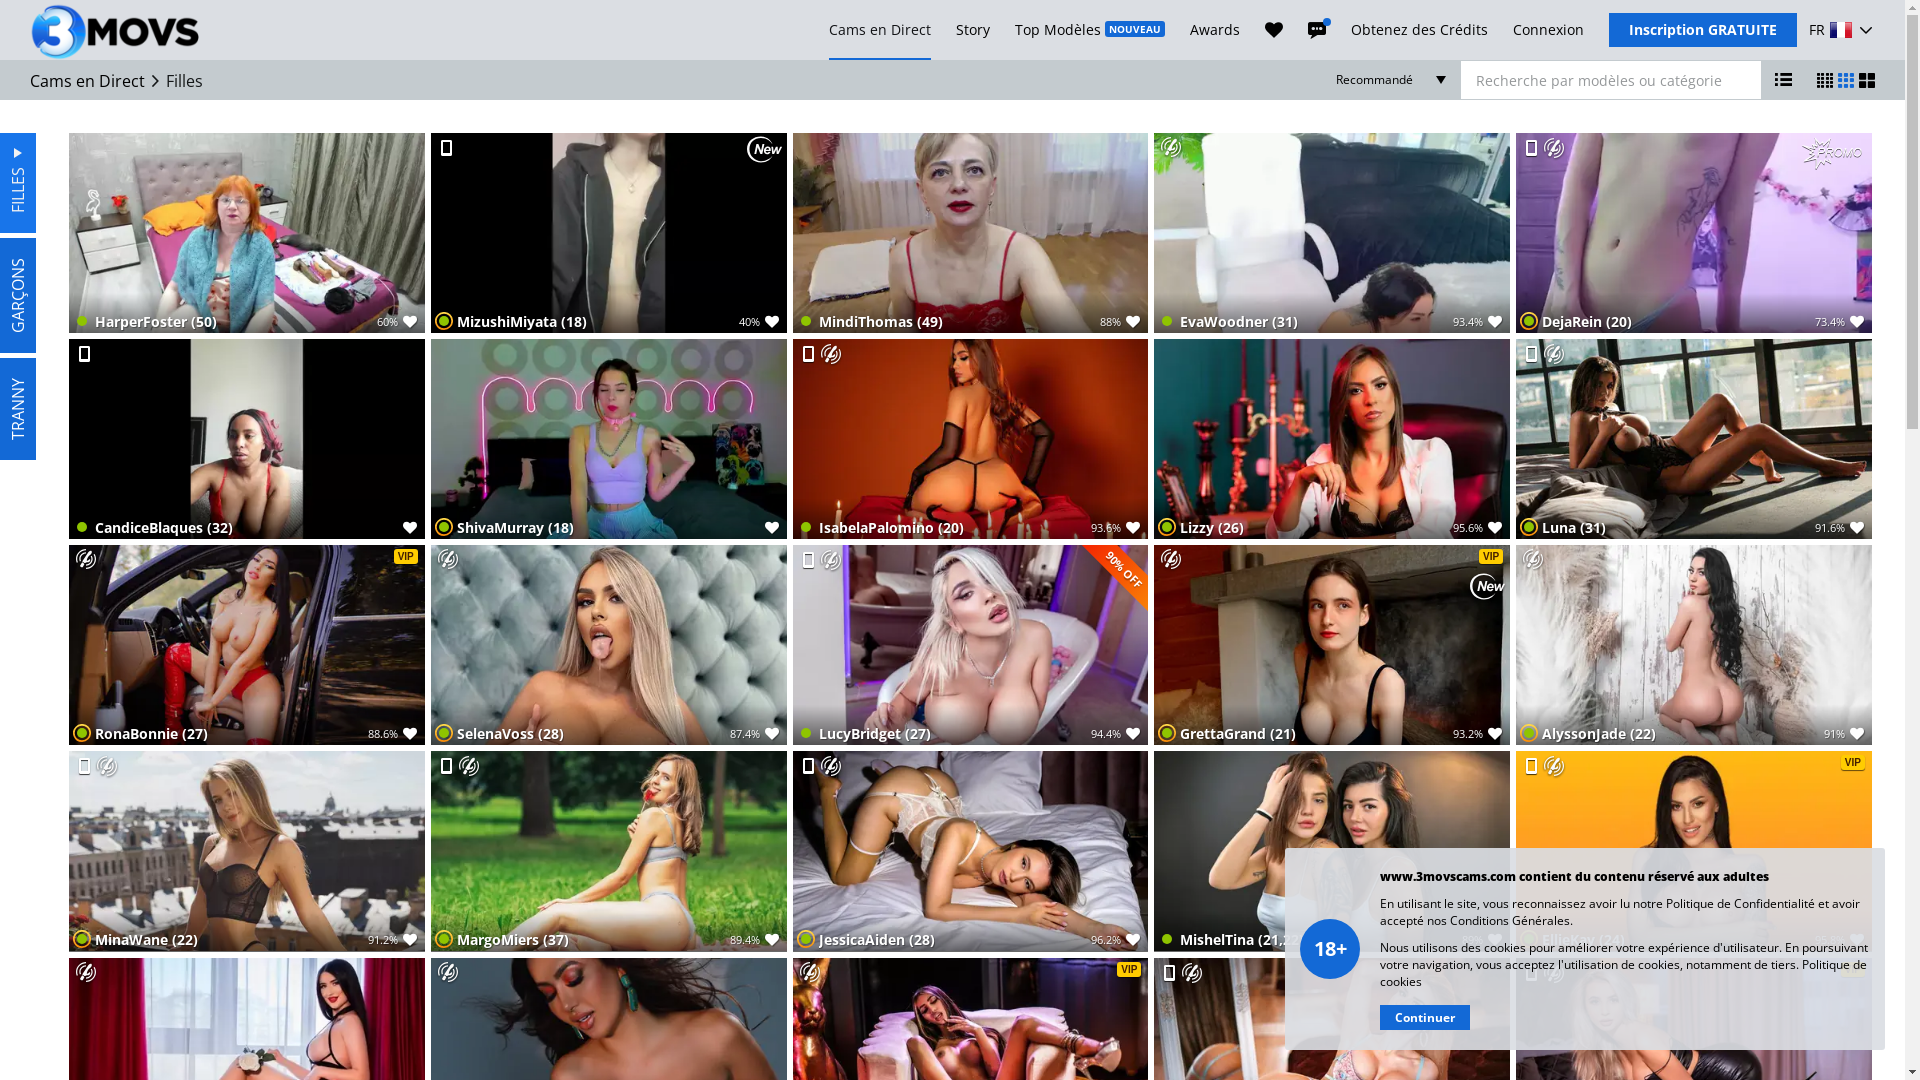 This screenshot has width=1920, height=1080. Describe the element at coordinates (1693, 851) in the screenshot. I see `'VIP` at that location.